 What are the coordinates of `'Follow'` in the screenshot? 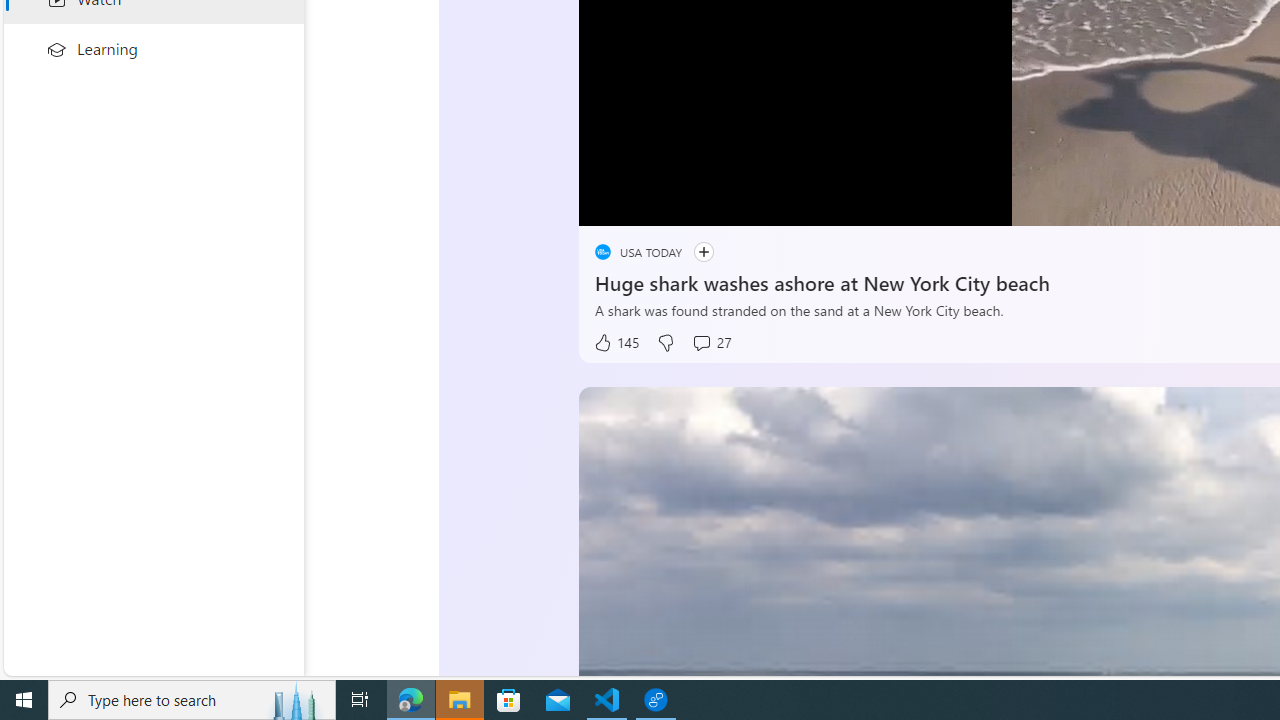 It's located at (703, 251).